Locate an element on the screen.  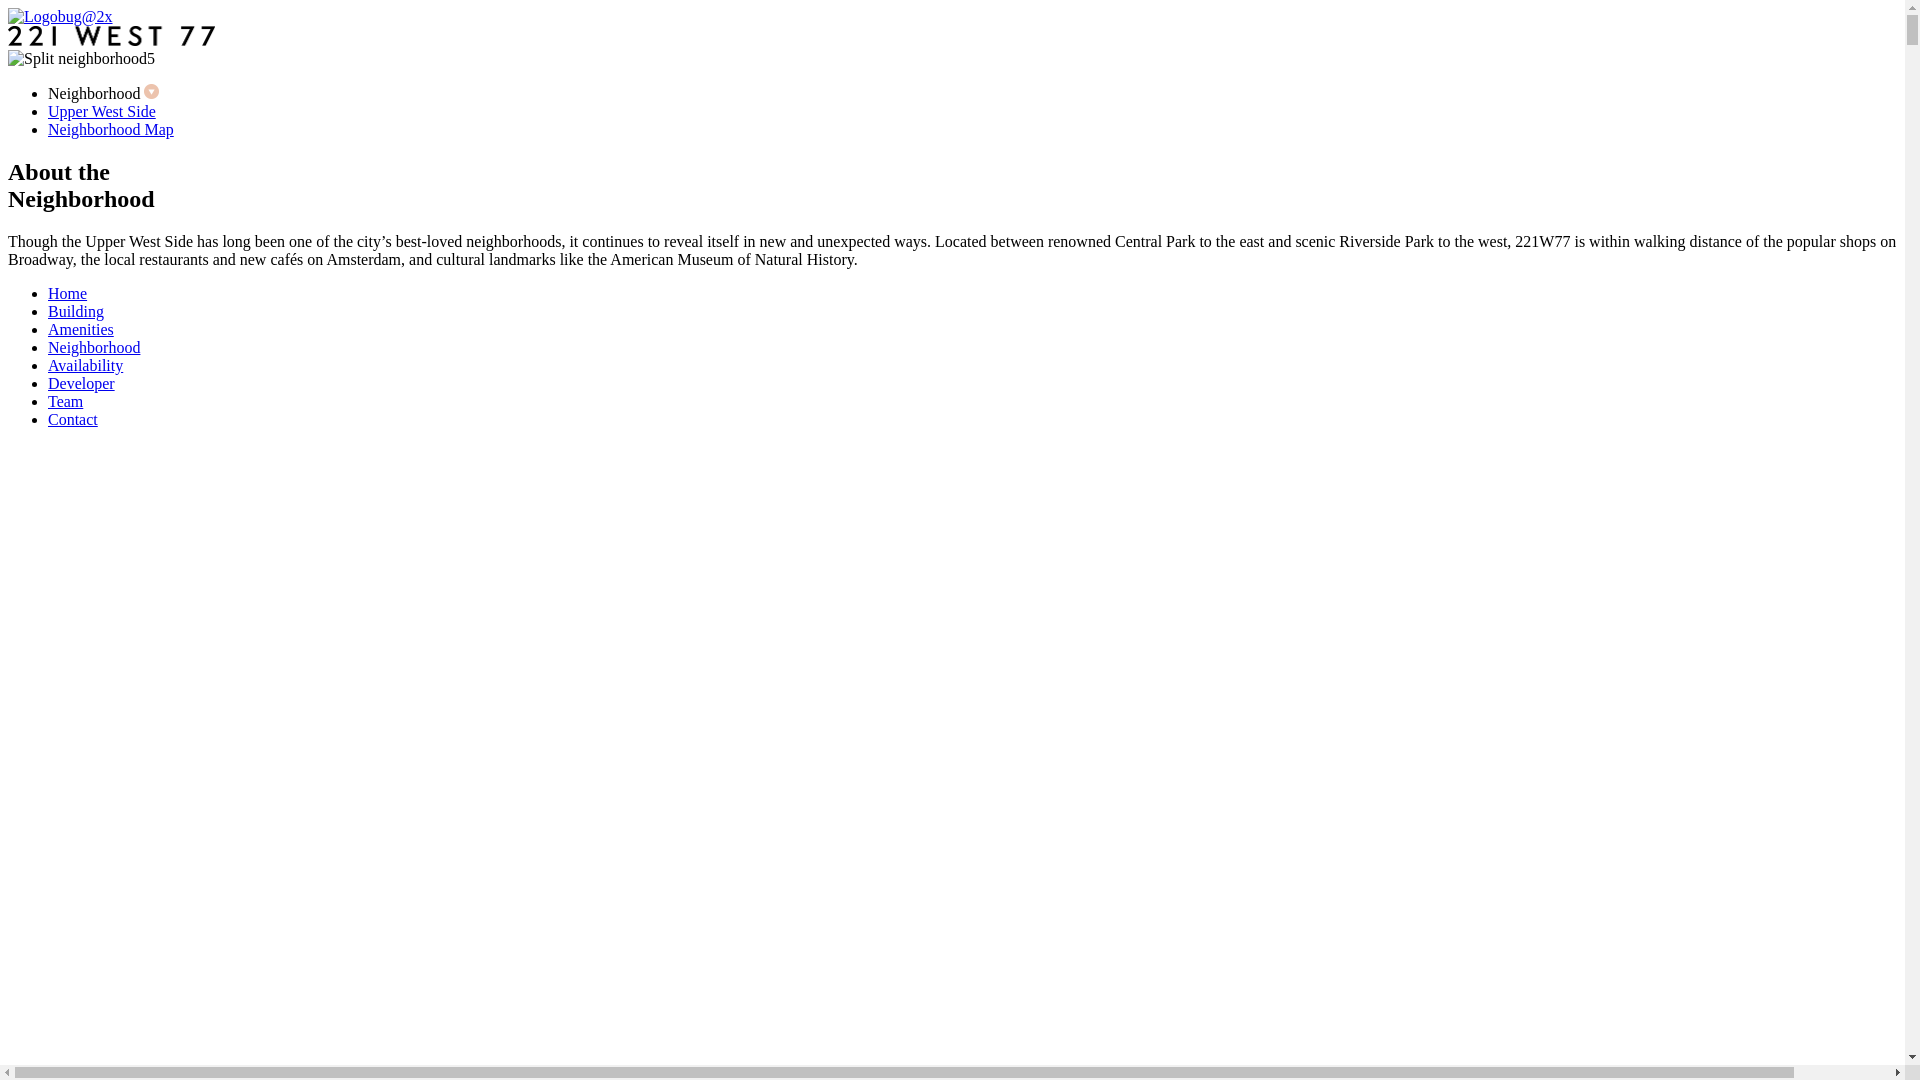
'Home' is located at coordinates (67, 293).